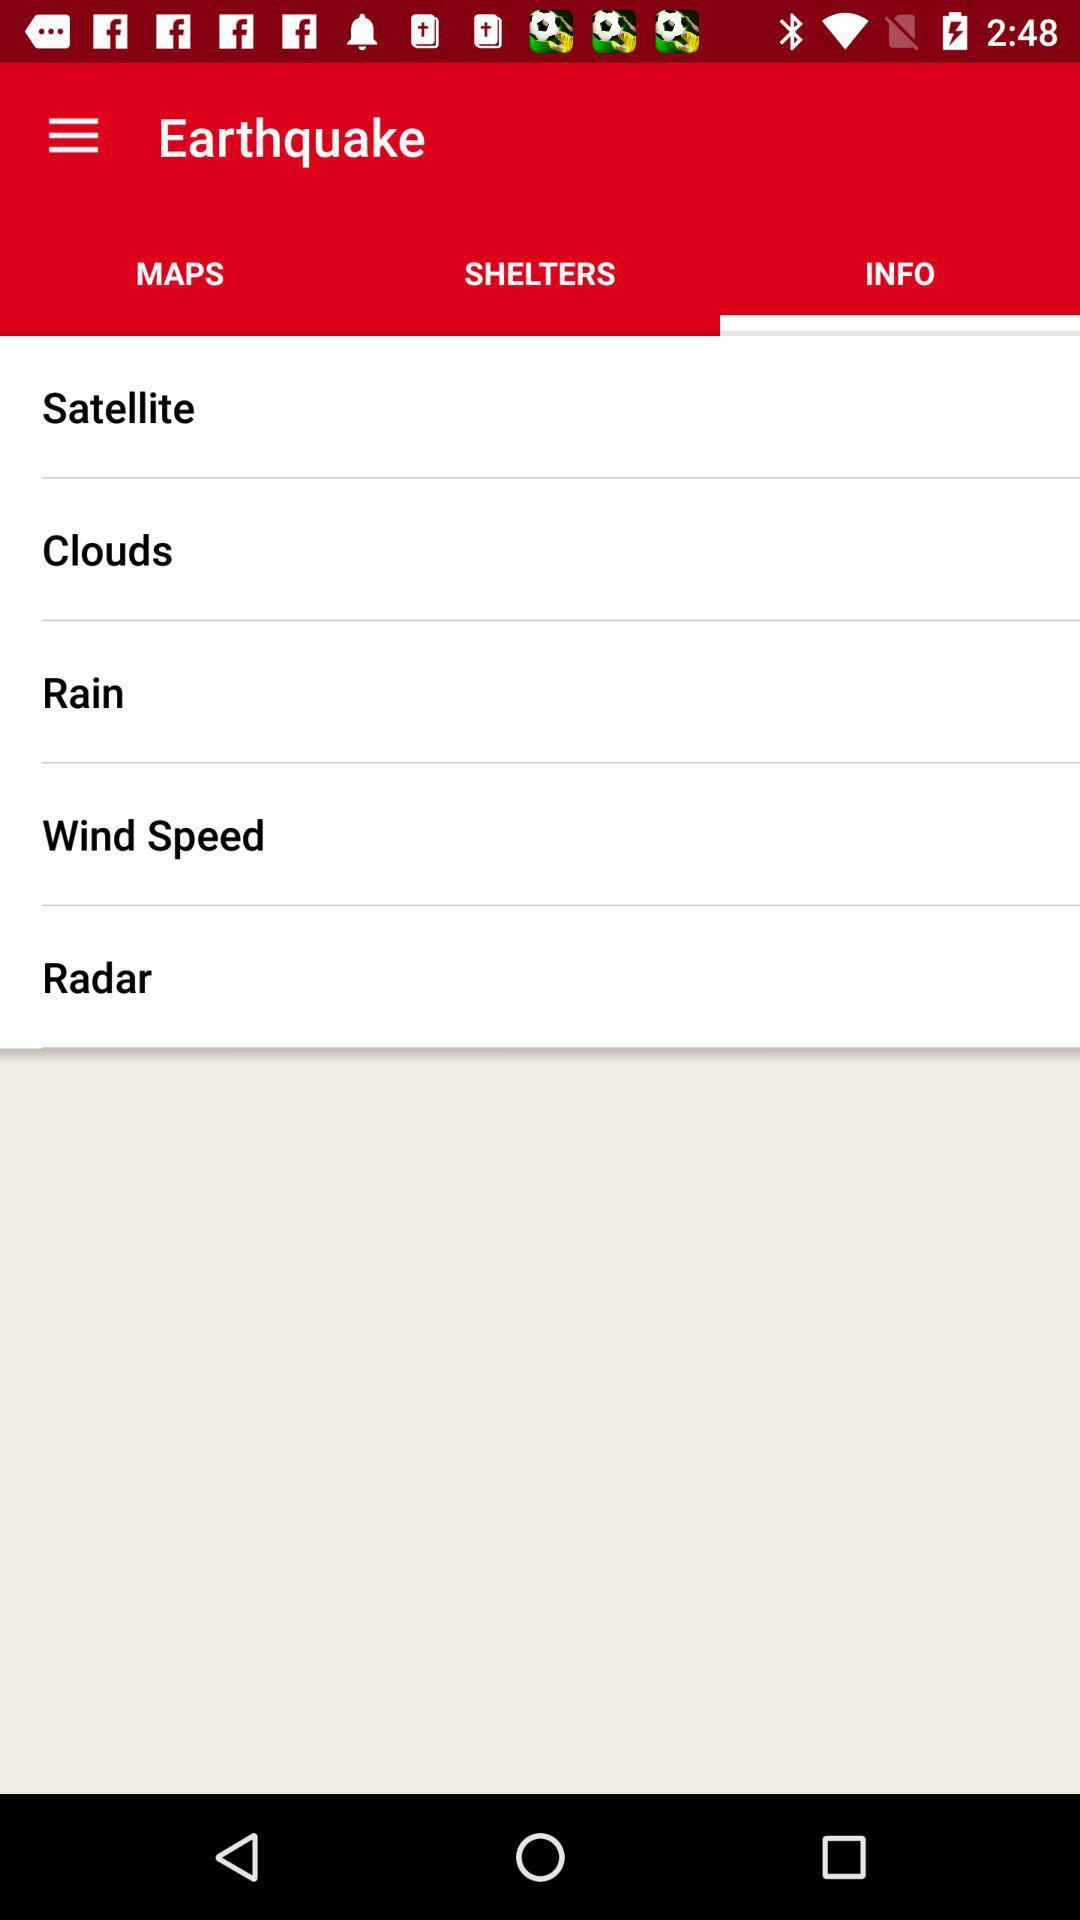 This screenshot has width=1080, height=1920. Describe the element at coordinates (540, 272) in the screenshot. I see `the icon to the right of the maps` at that location.